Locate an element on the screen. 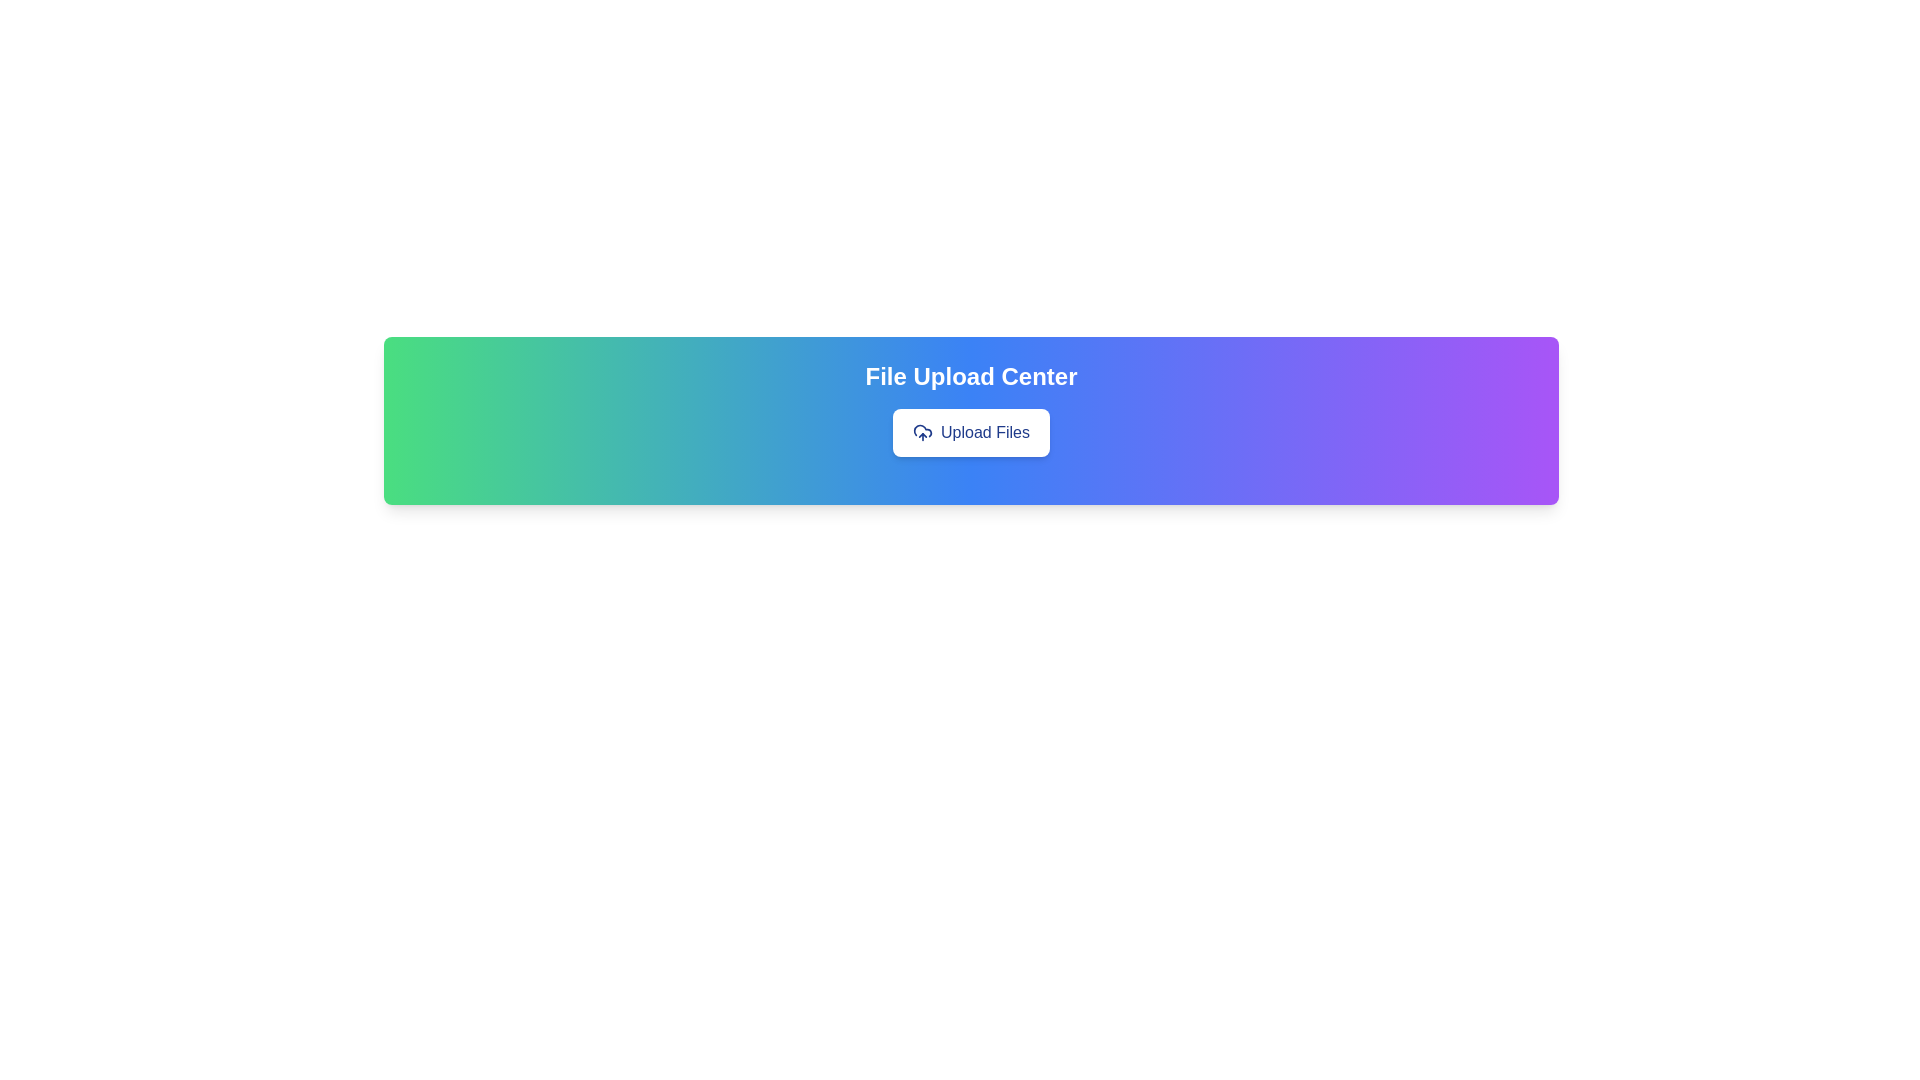 Image resolution: width=1920 pixels, height=1080 pixels. the 'Upload Files' button, which is a horizontally rectangular button with rounded corners, white background, and blue text, located below the 'File Upload Center' text is located at coordinates (971, 431).